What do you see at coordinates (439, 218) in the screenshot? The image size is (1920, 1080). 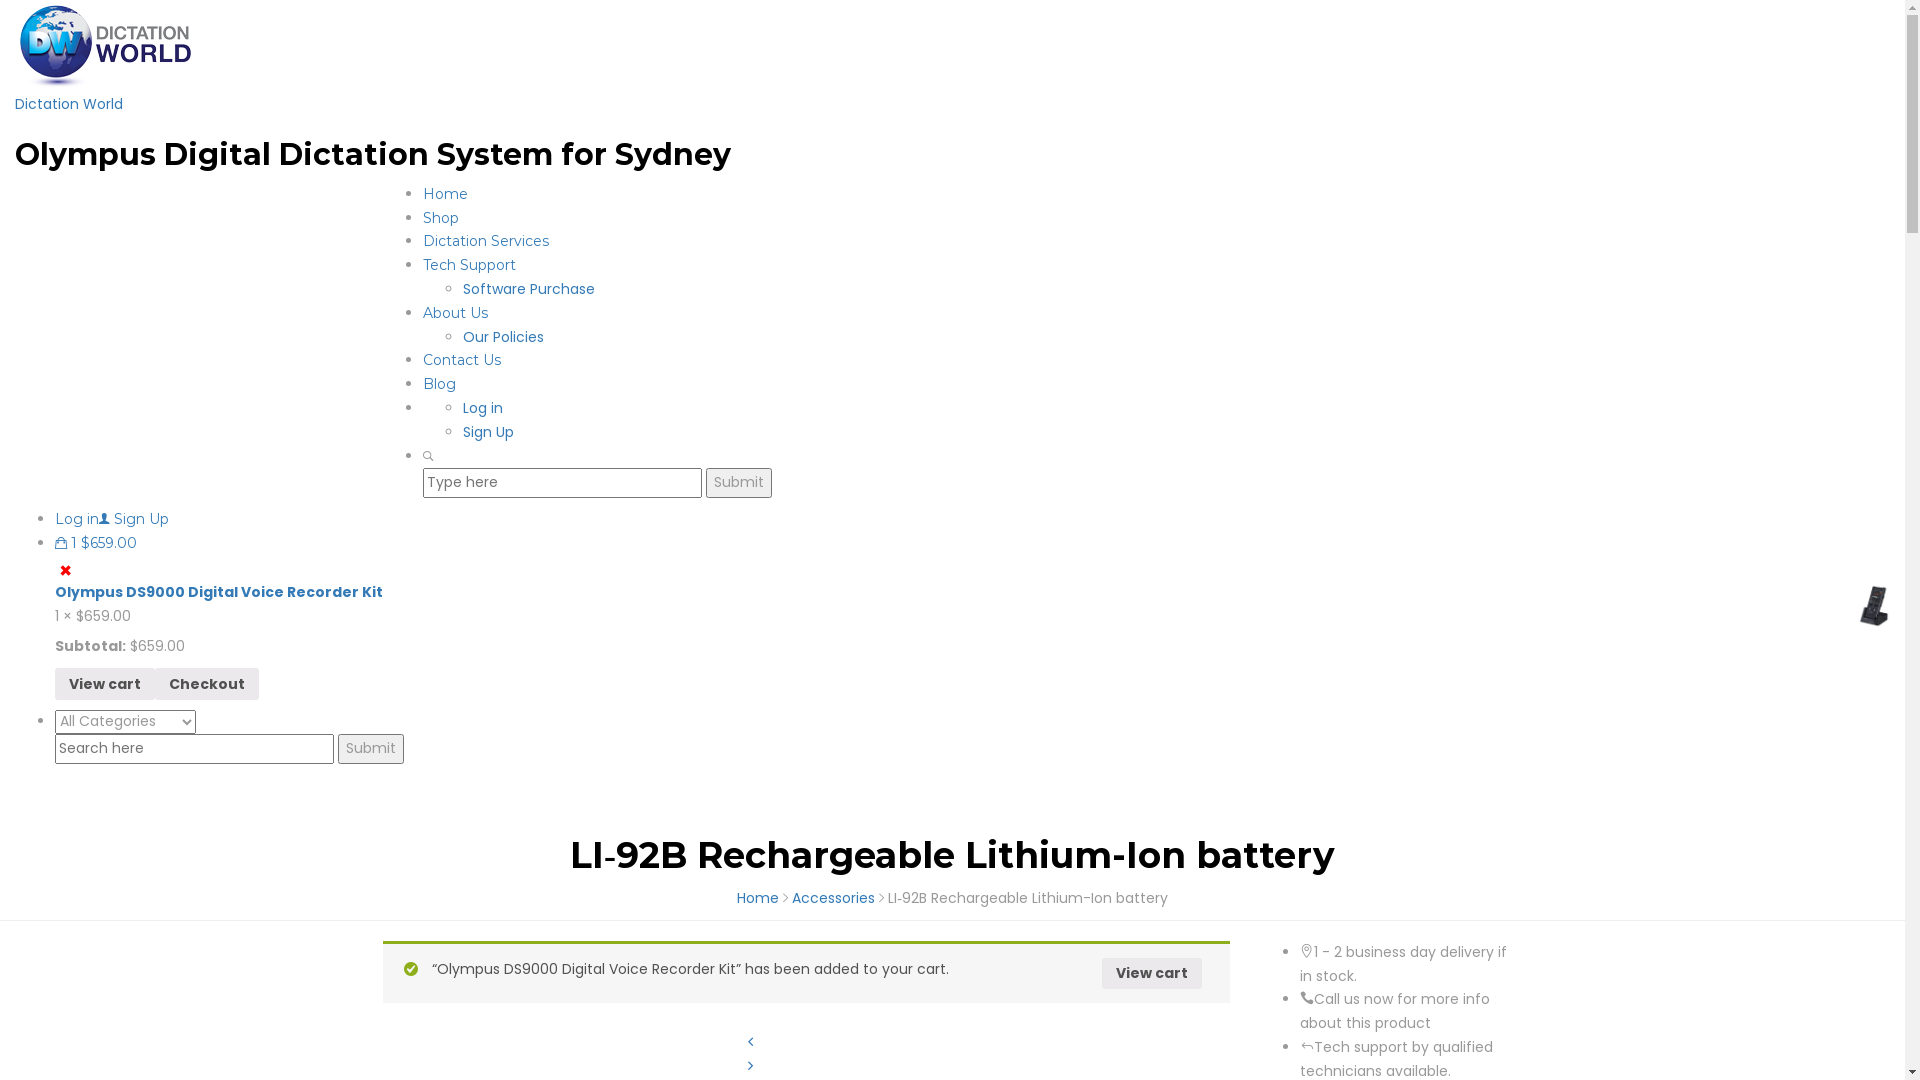 I see `'Shop'` at bounding box center [439, 218].